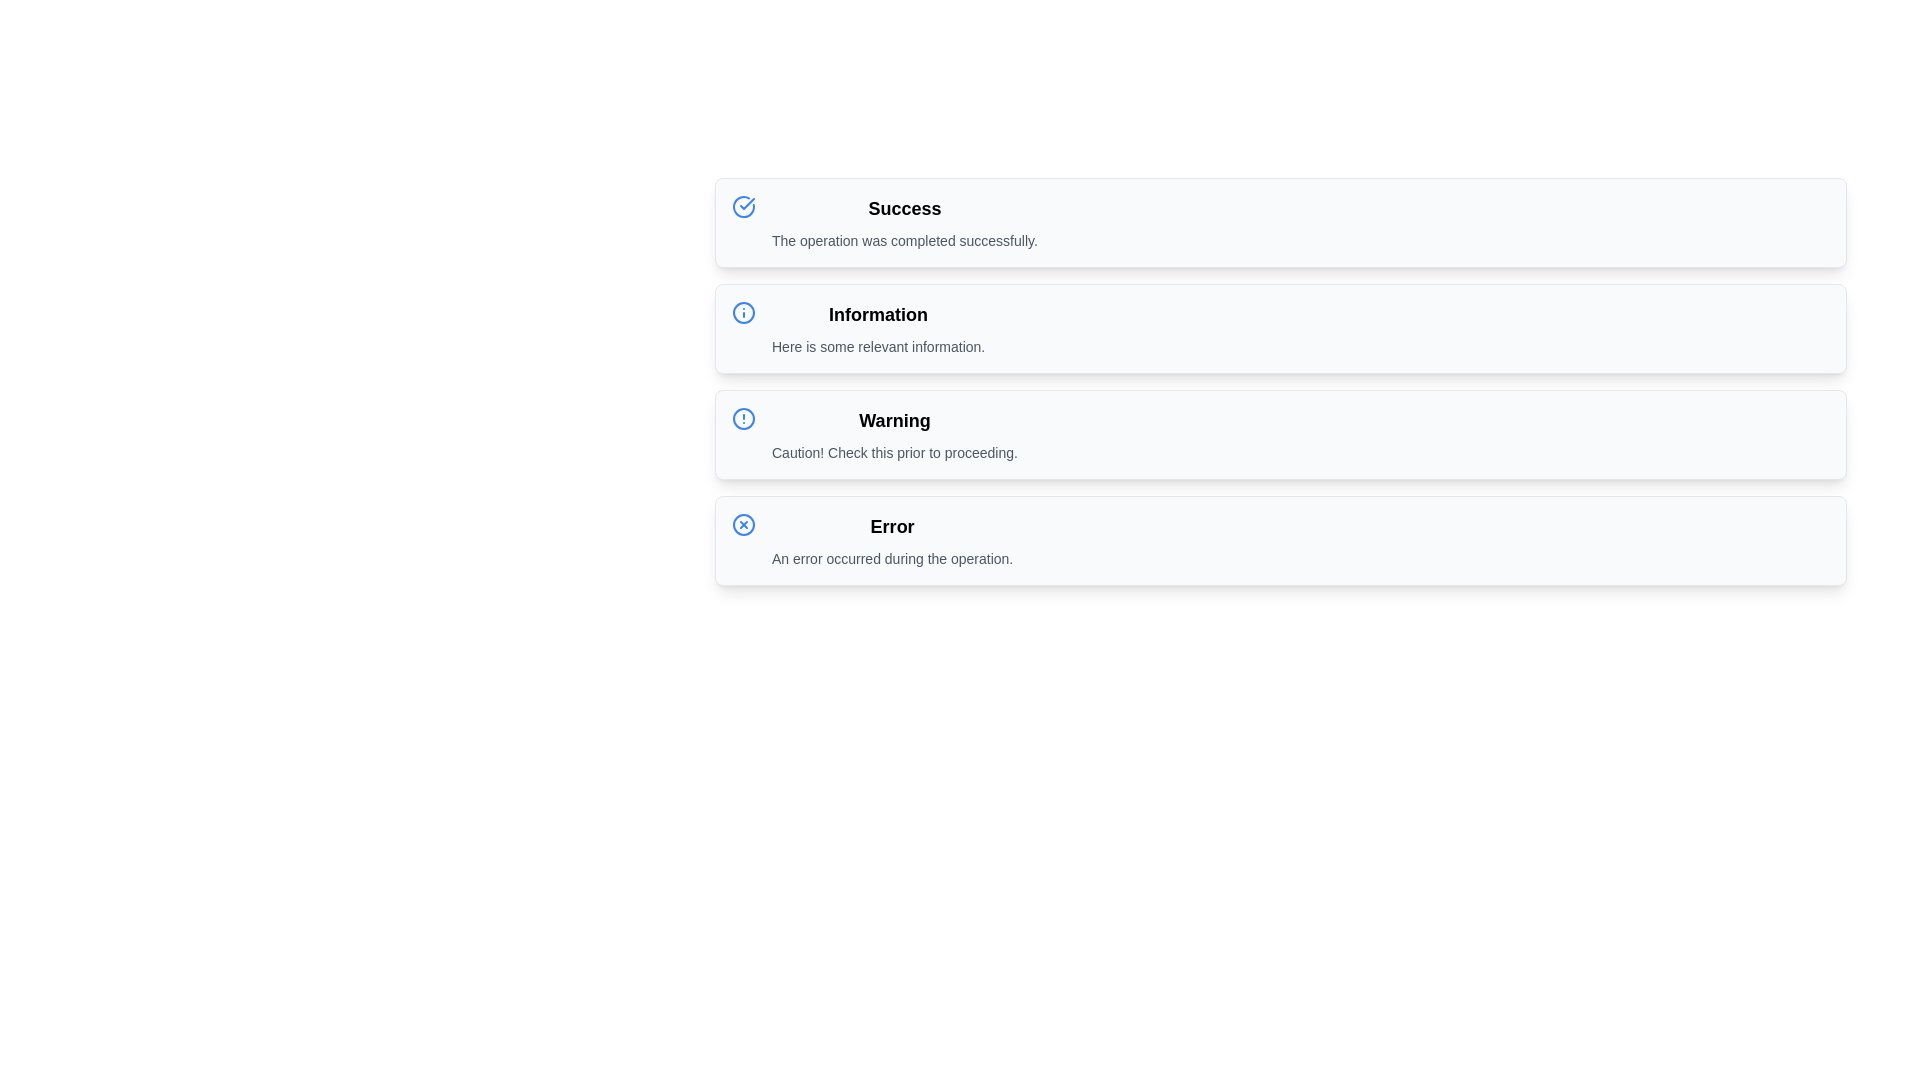 The height and width of the screenshot is (1080, 1920). Describe the element at coordinates (878, 346) in the screenshot. I see `information from the text label styled in a small font size with gray text color, positioned below the 'Information' title` at that location.